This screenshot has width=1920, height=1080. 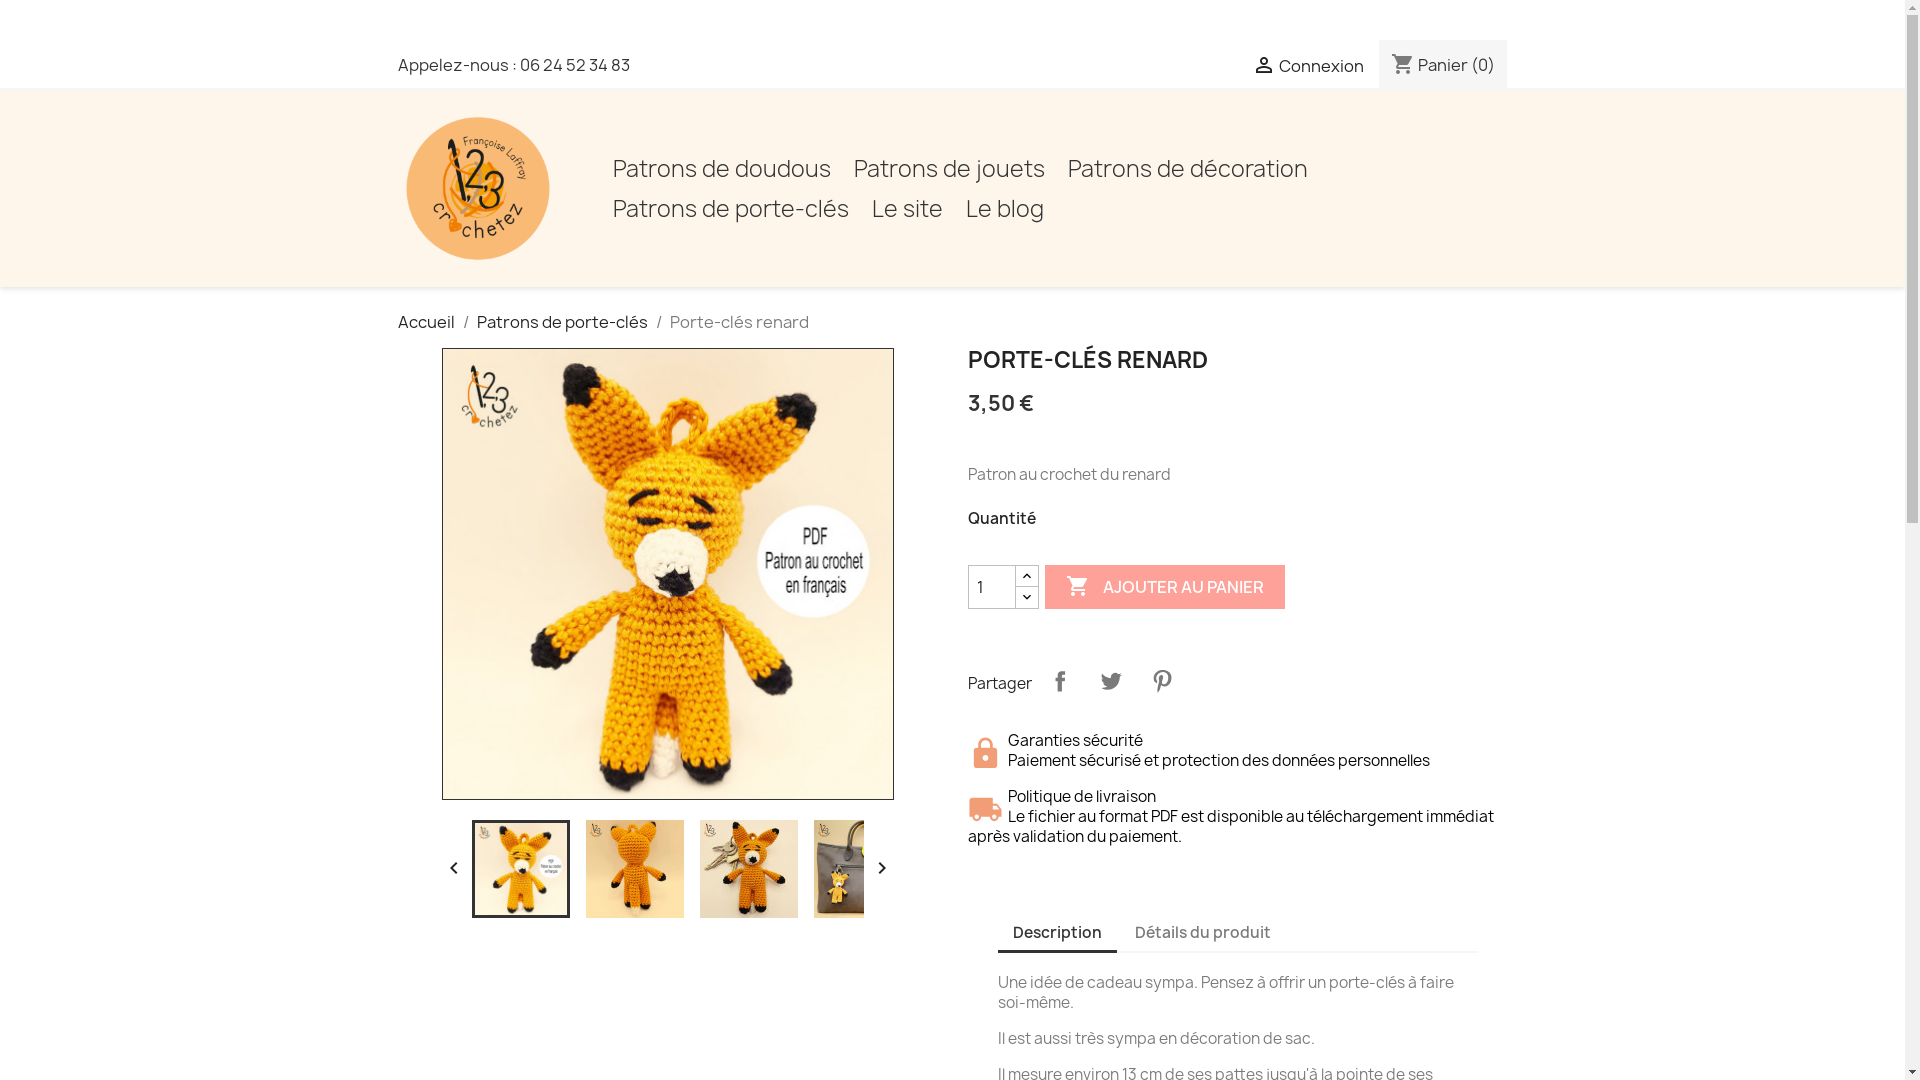 What do you see at coordinates (1161, 680) in the screenshot?
I see `'Pinterest'` at bounding box center [1161, 680].